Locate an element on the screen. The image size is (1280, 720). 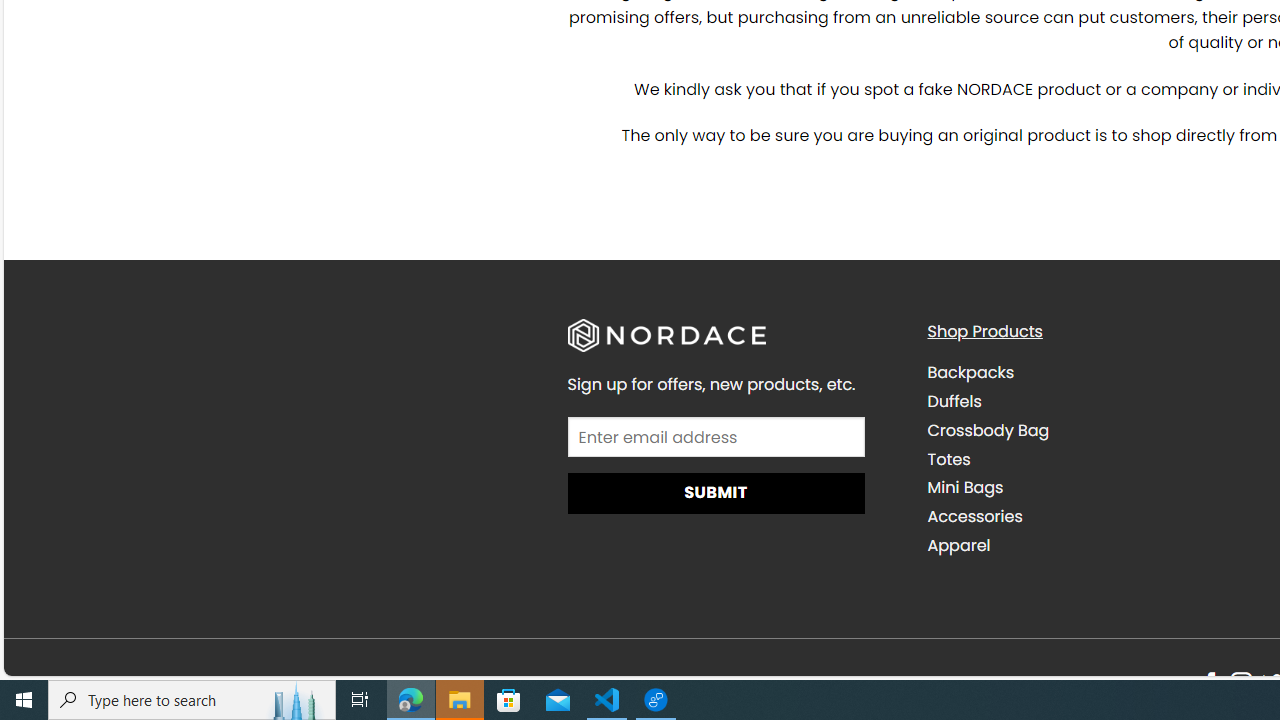
'Duffels' is located at coordinates (1091, 401).